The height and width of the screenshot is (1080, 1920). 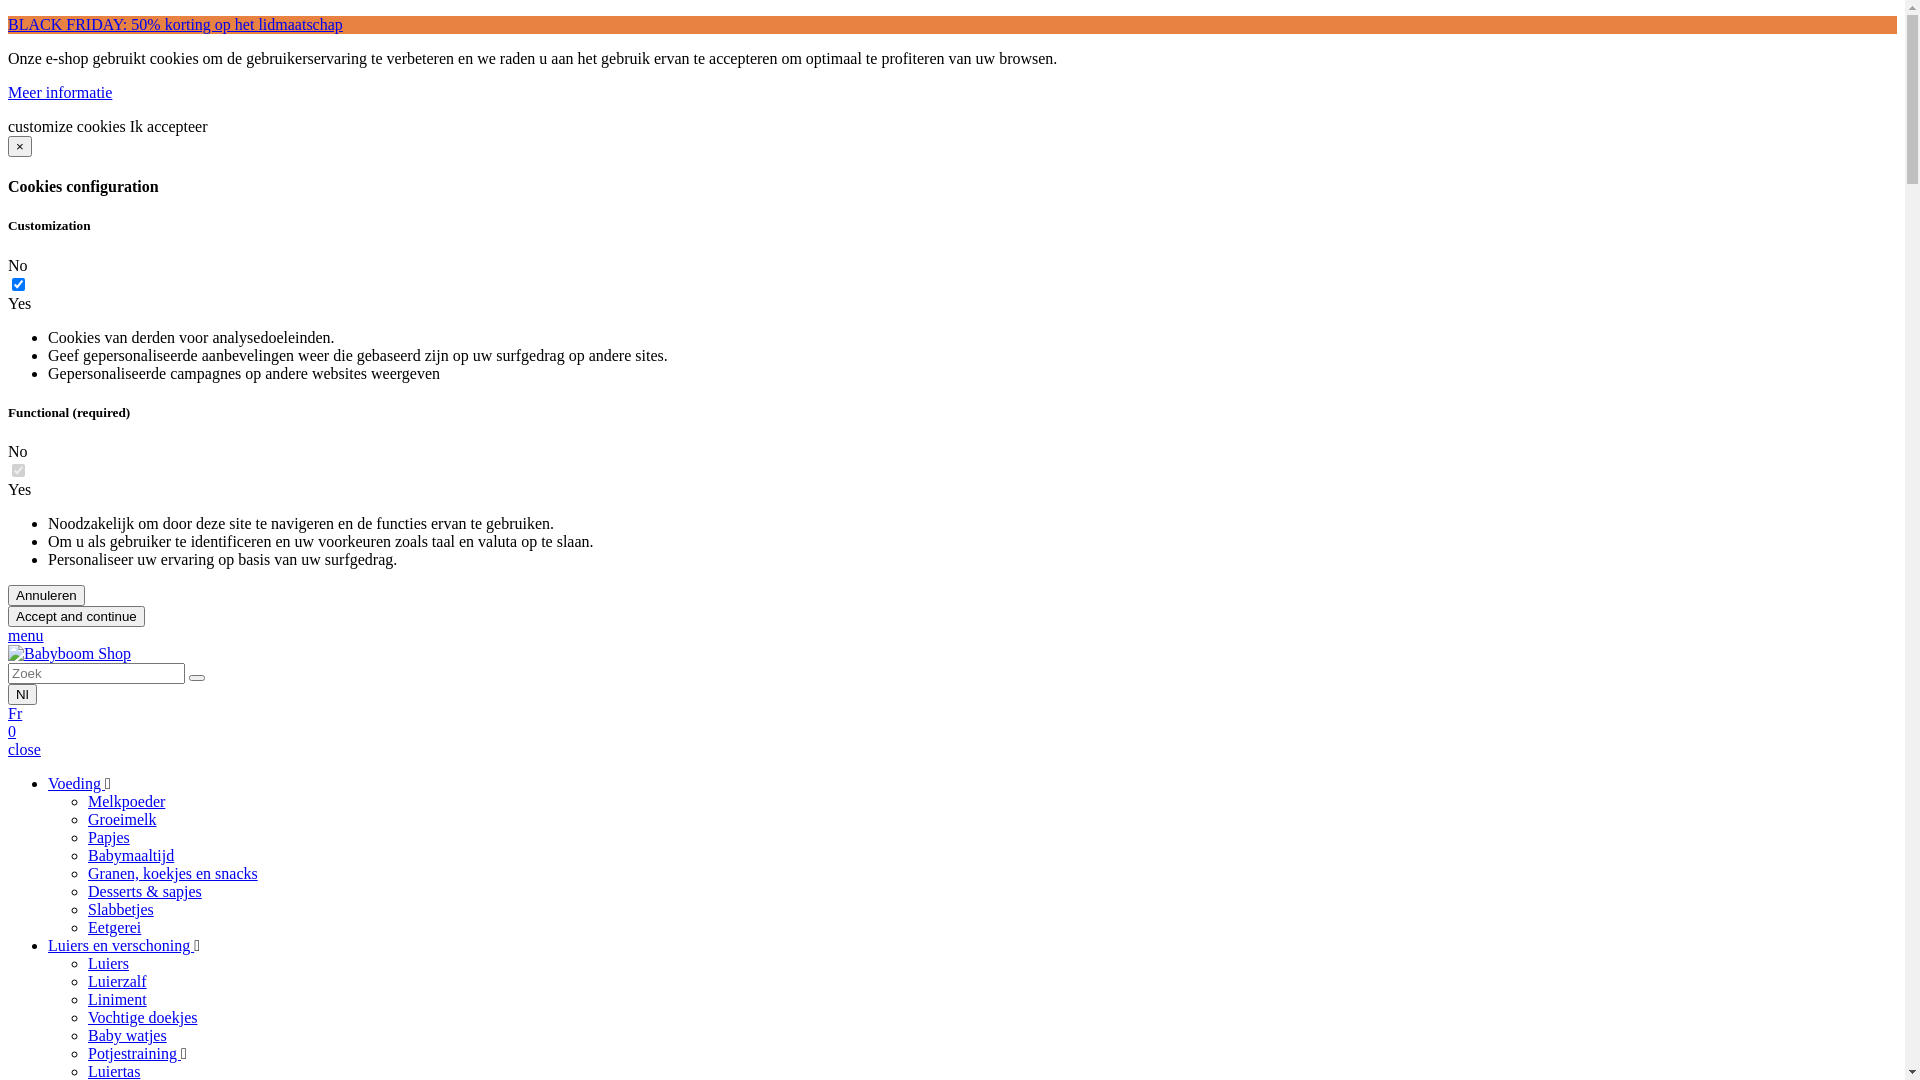 I want to click on 'Babymaaltijd', so click(x=129, y=855).